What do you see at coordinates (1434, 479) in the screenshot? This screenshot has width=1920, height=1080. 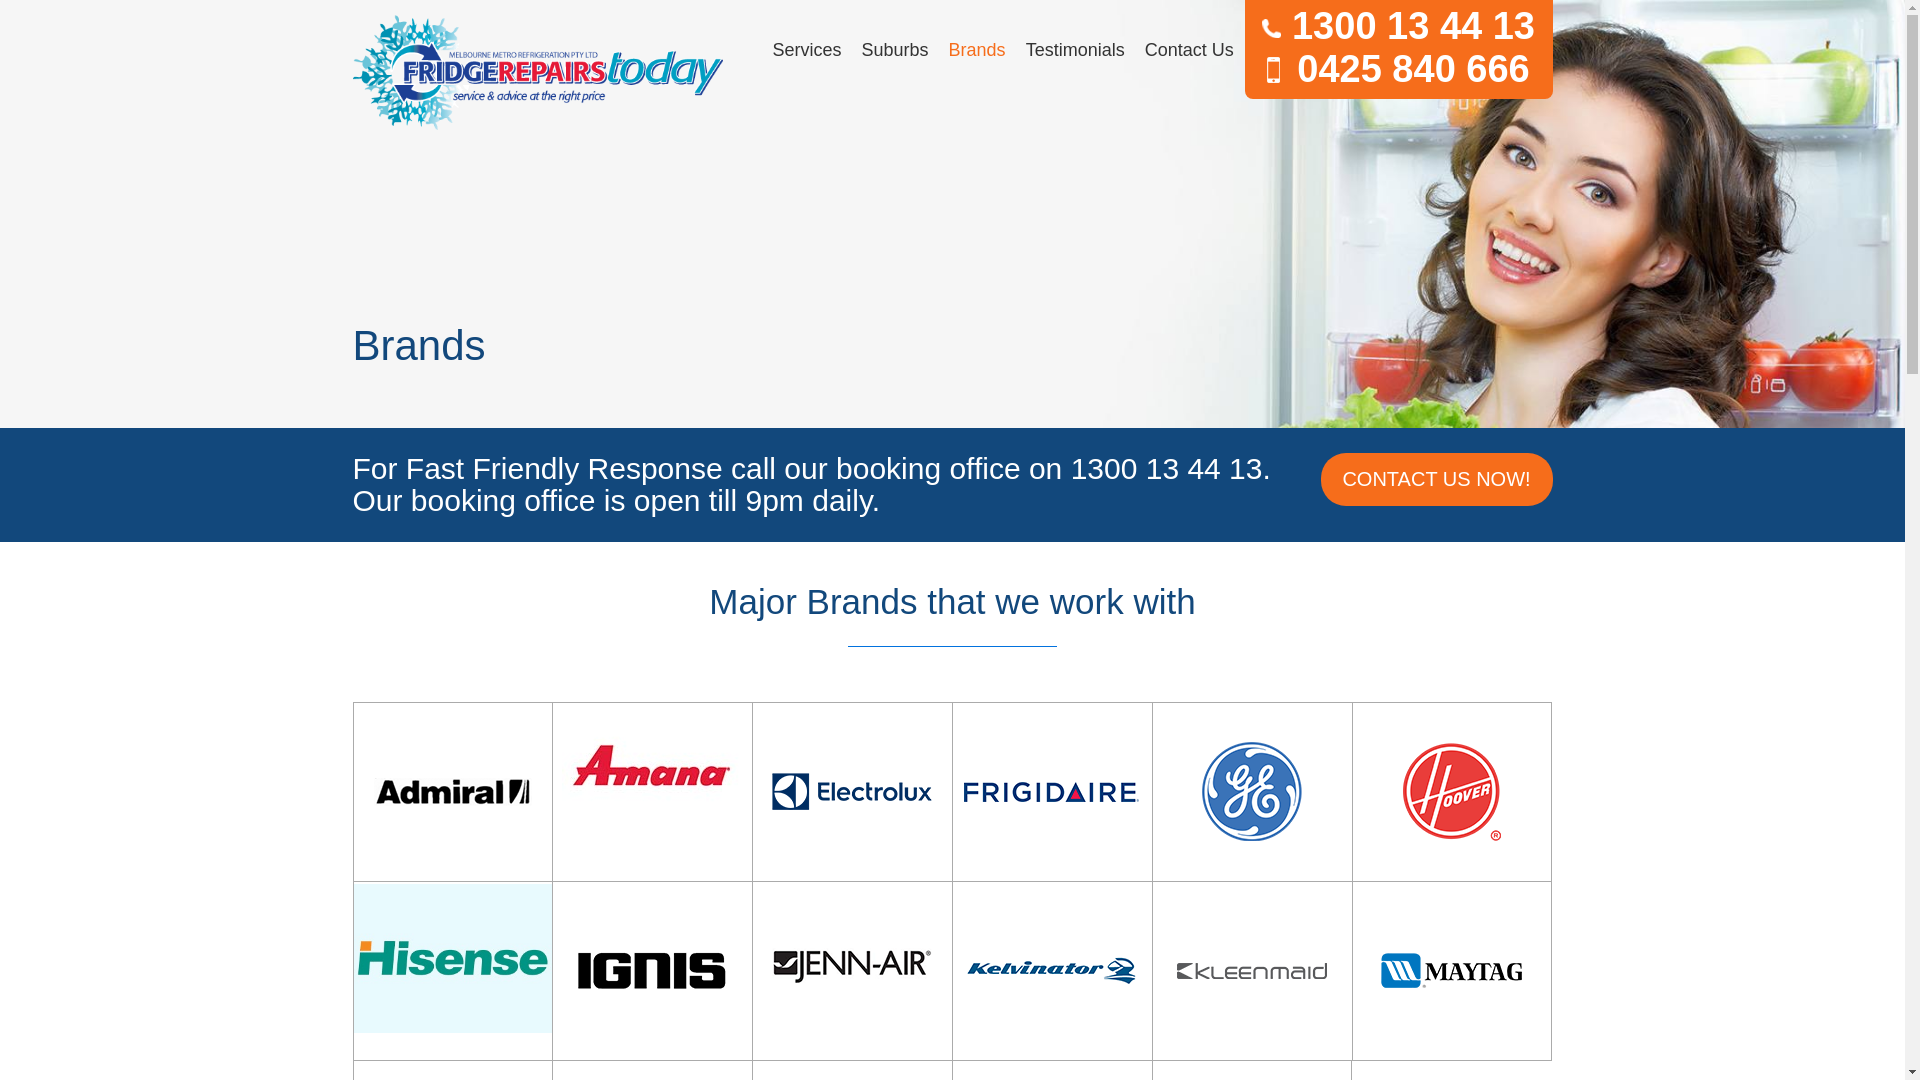 I see `'CONTACT US NOW!'` at bounding box center [1434, 479].